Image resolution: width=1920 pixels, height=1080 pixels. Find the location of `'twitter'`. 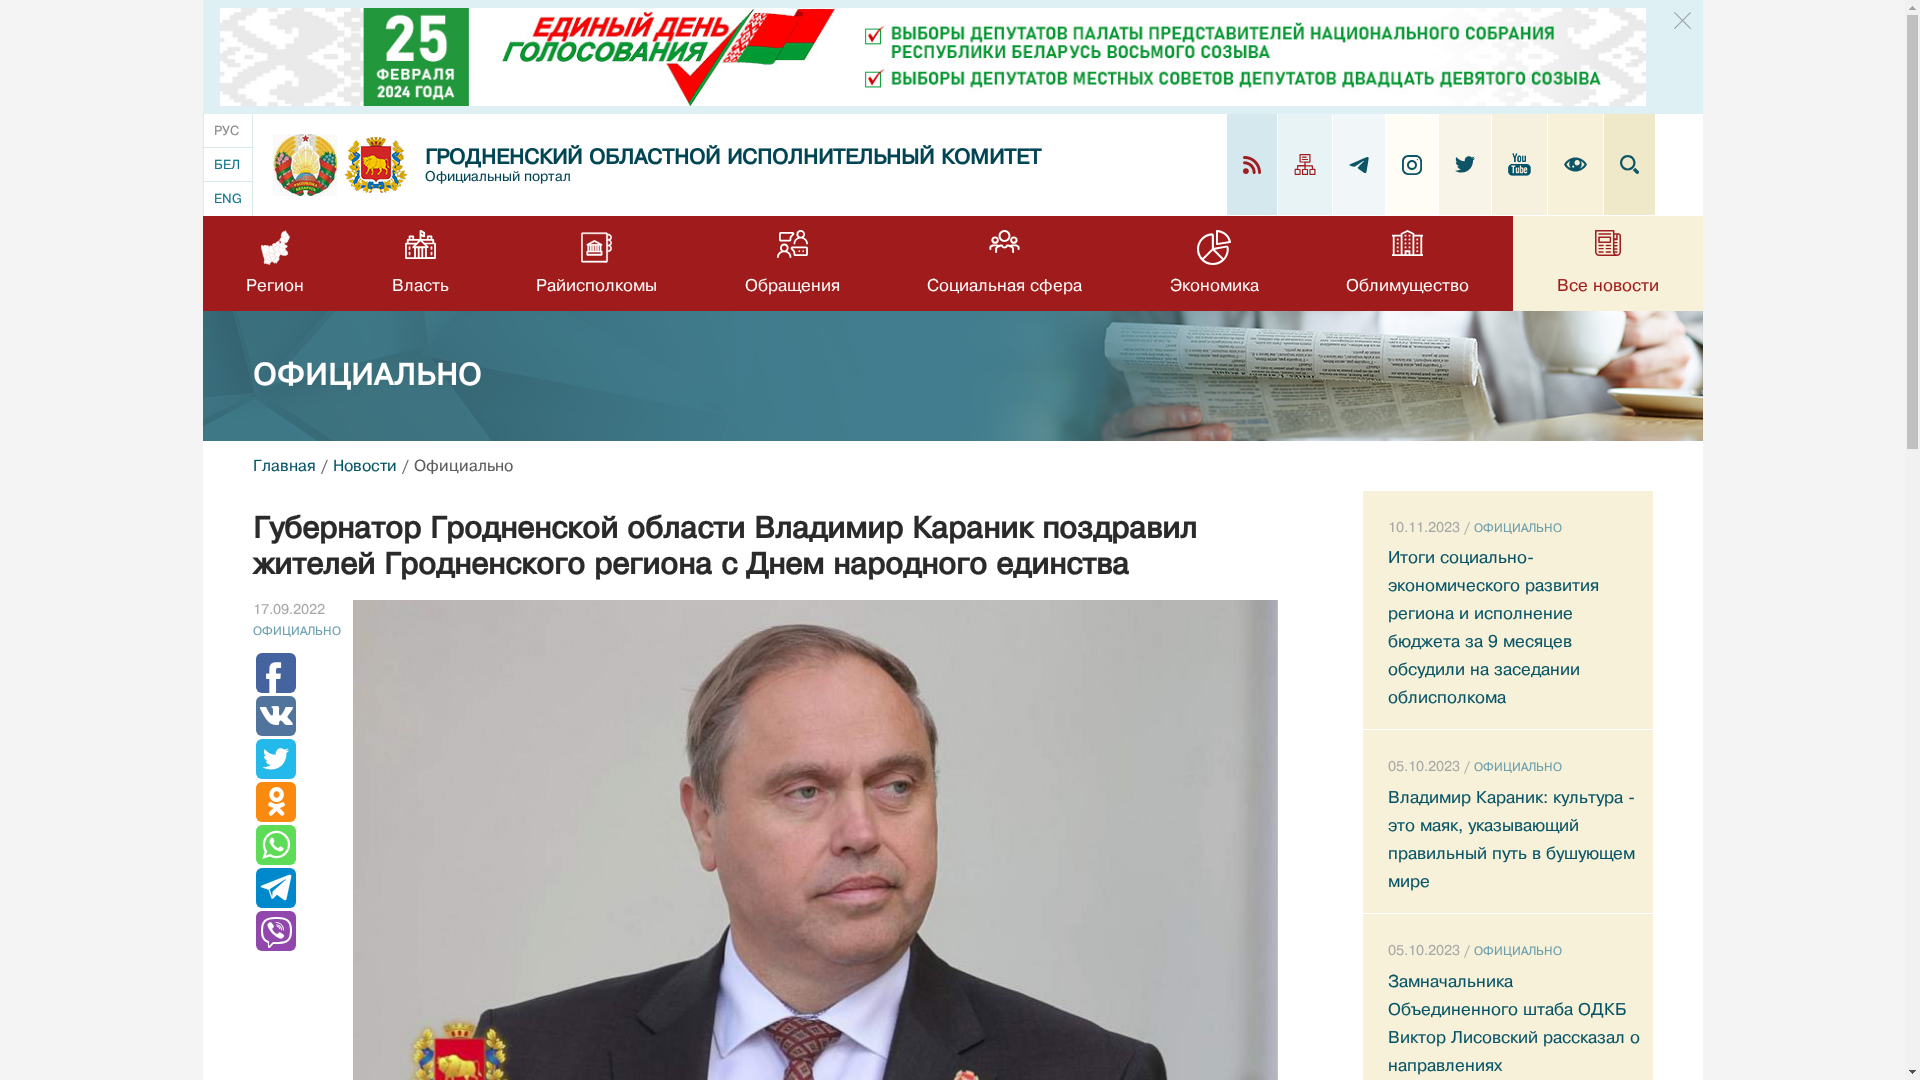

'twitter' is located at coordinates (1454, 163).